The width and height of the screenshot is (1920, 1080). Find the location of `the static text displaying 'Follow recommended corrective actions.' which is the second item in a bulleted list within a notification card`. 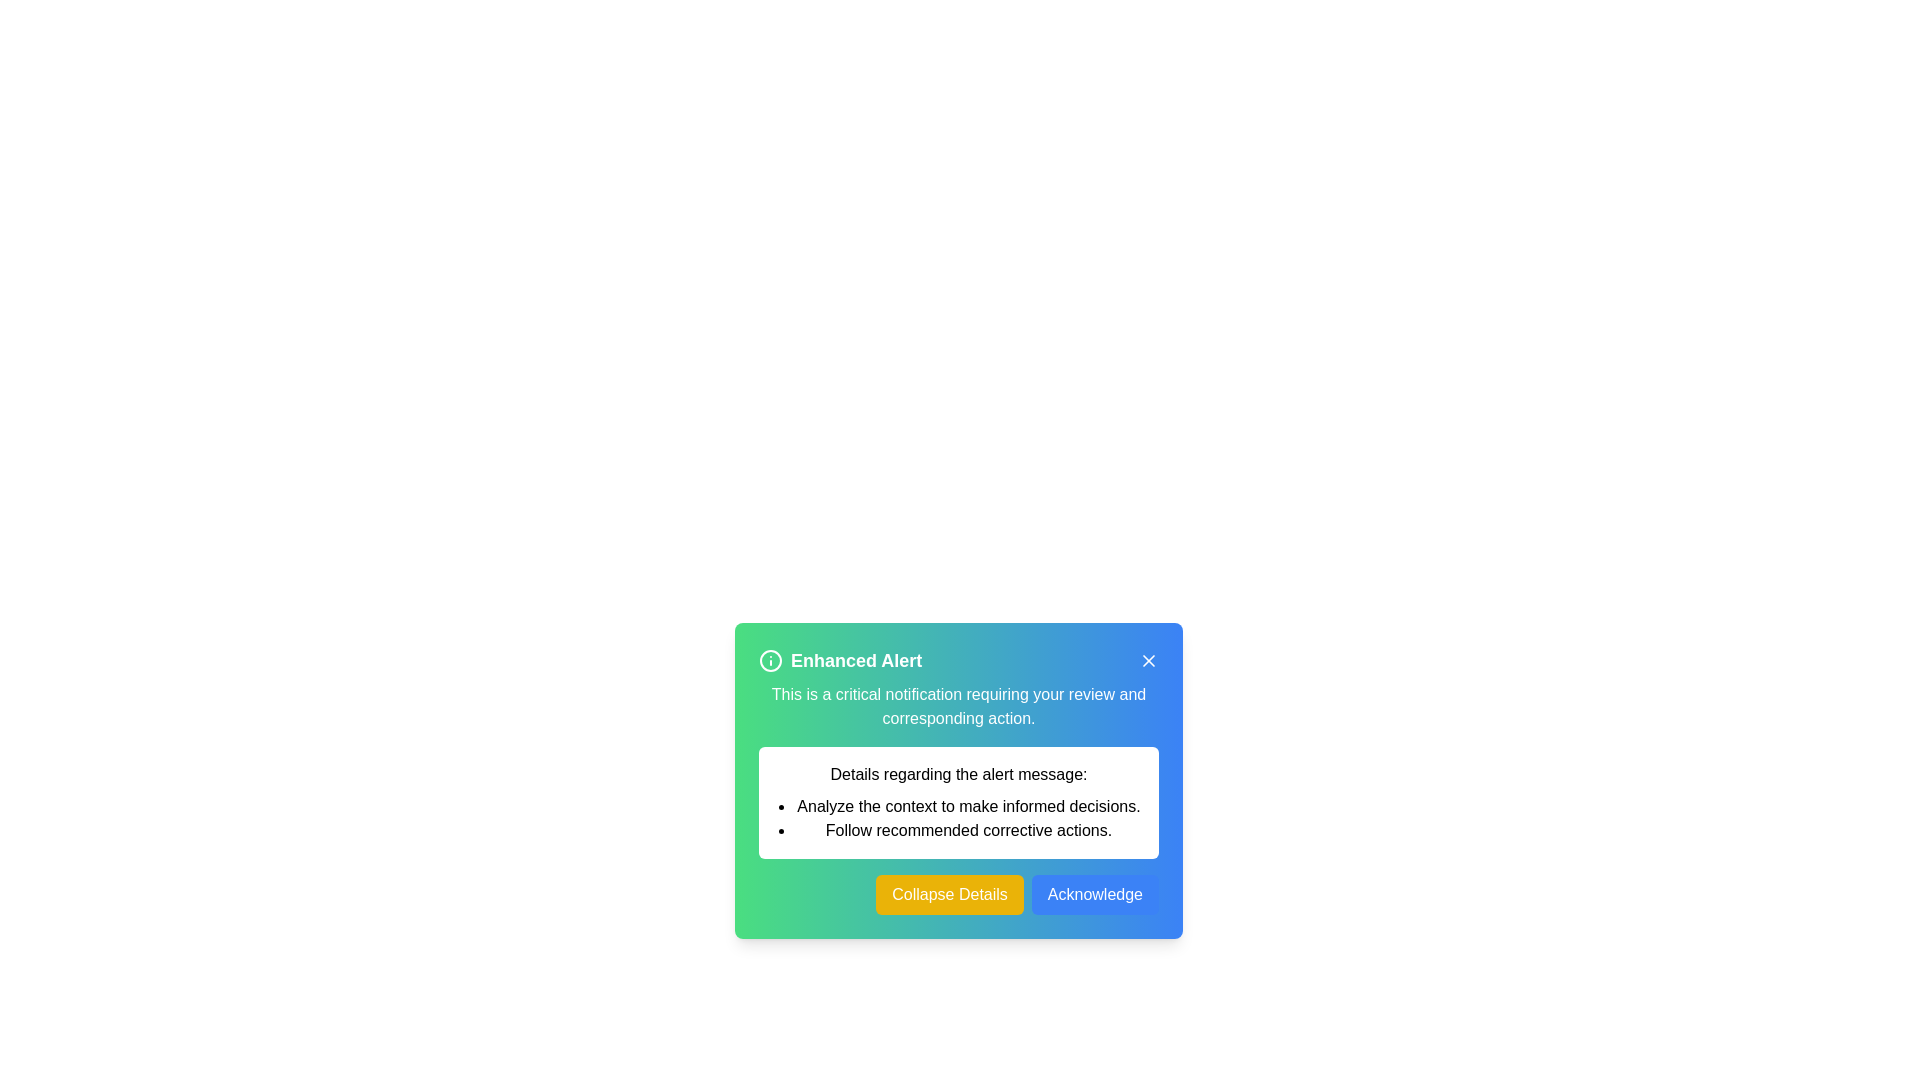

the static text displaying 'Follow recommended corrective actions.' which is the second item in a bulleted list within a notification card is located at coordinates (969, 830).